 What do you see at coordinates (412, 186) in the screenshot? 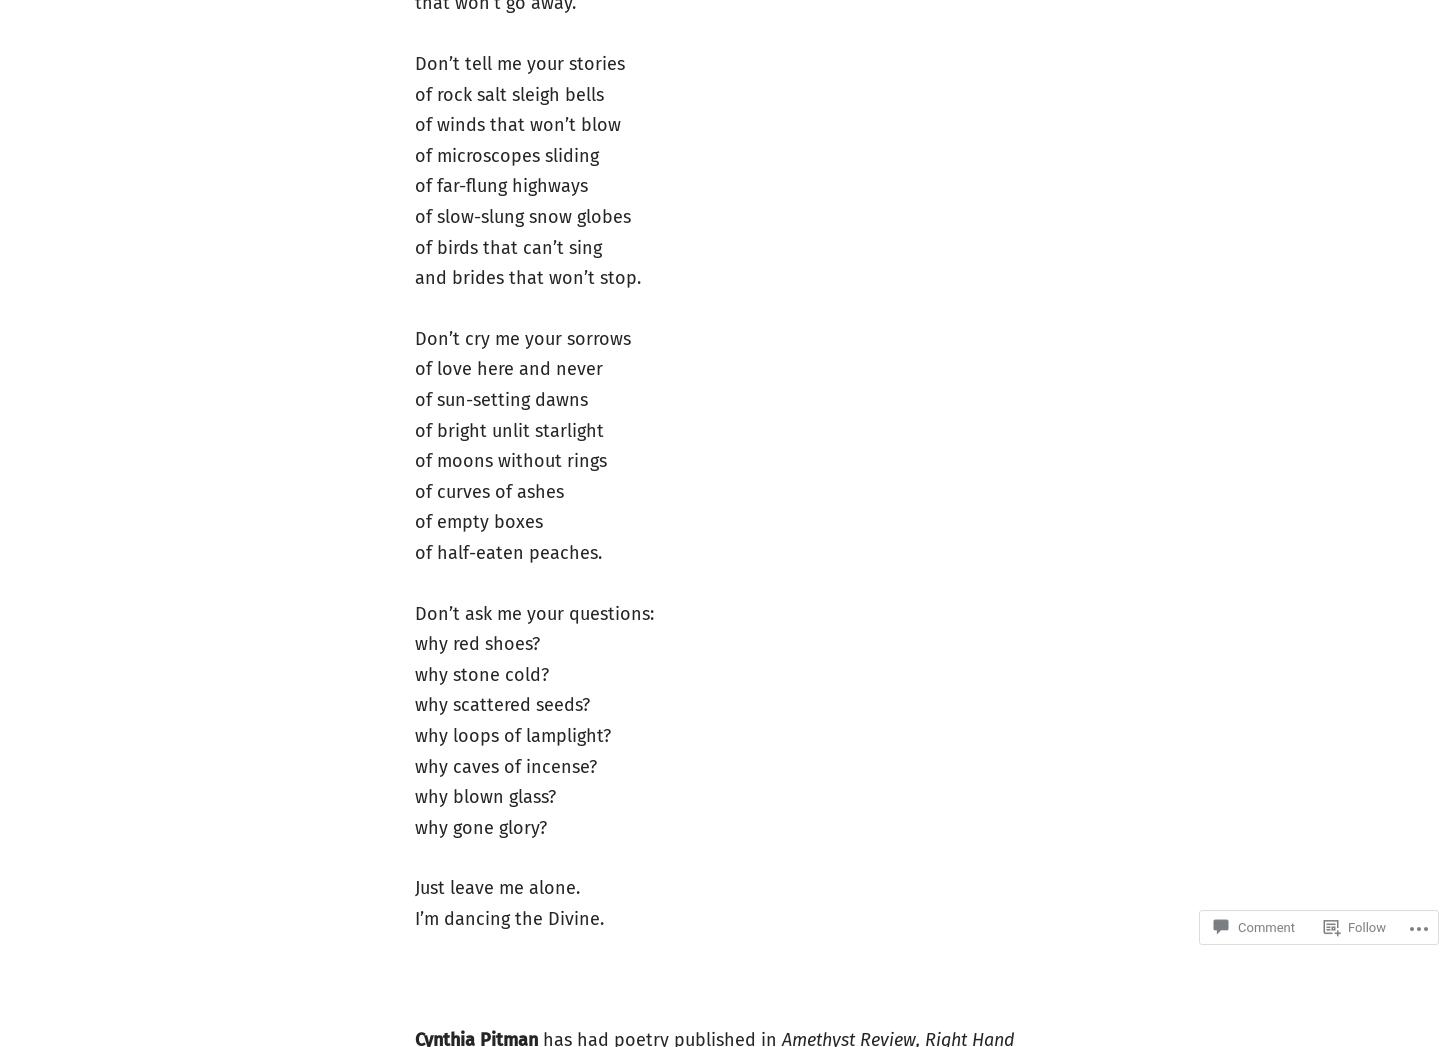
I see `'of far-flung highways'` at bounding box center [412, 186].